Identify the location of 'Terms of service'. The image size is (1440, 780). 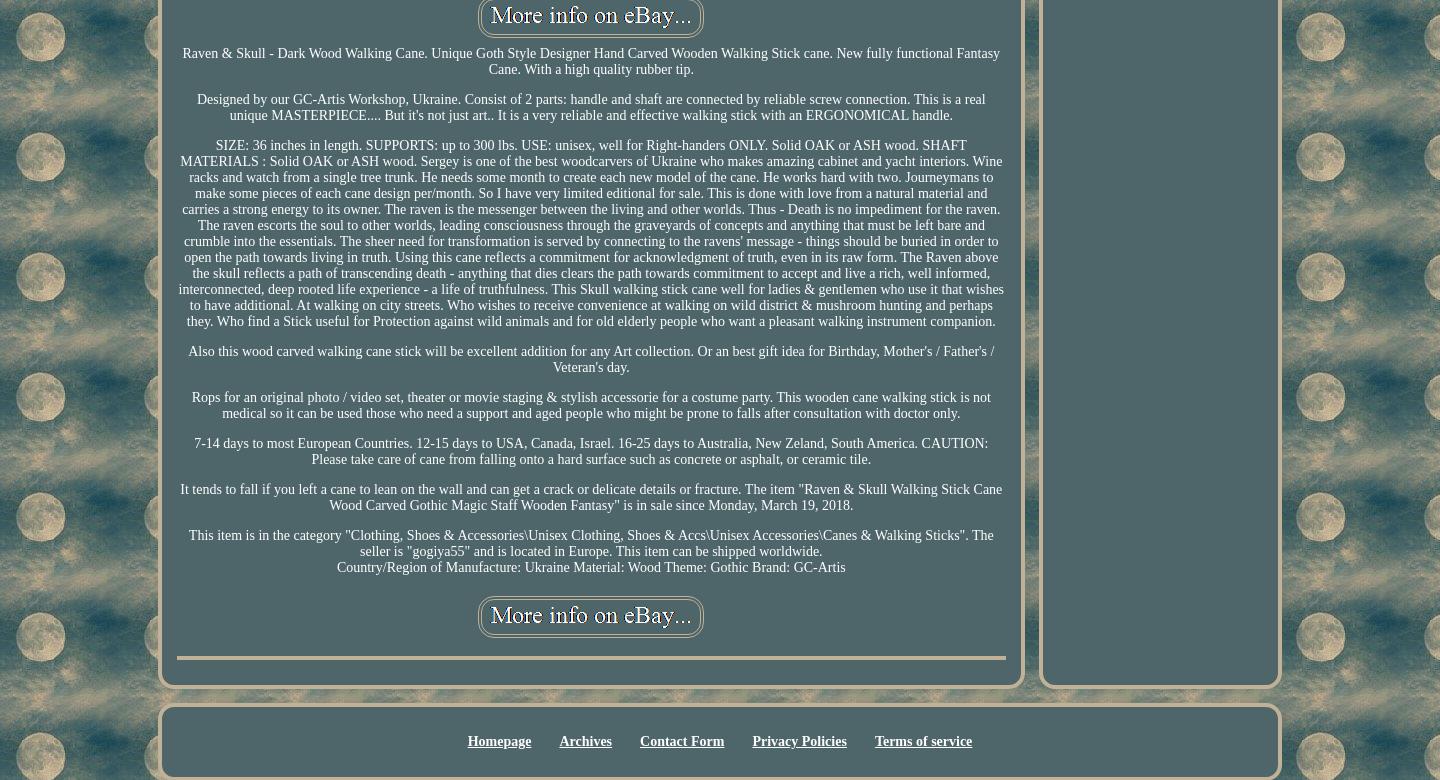
(923, 740).